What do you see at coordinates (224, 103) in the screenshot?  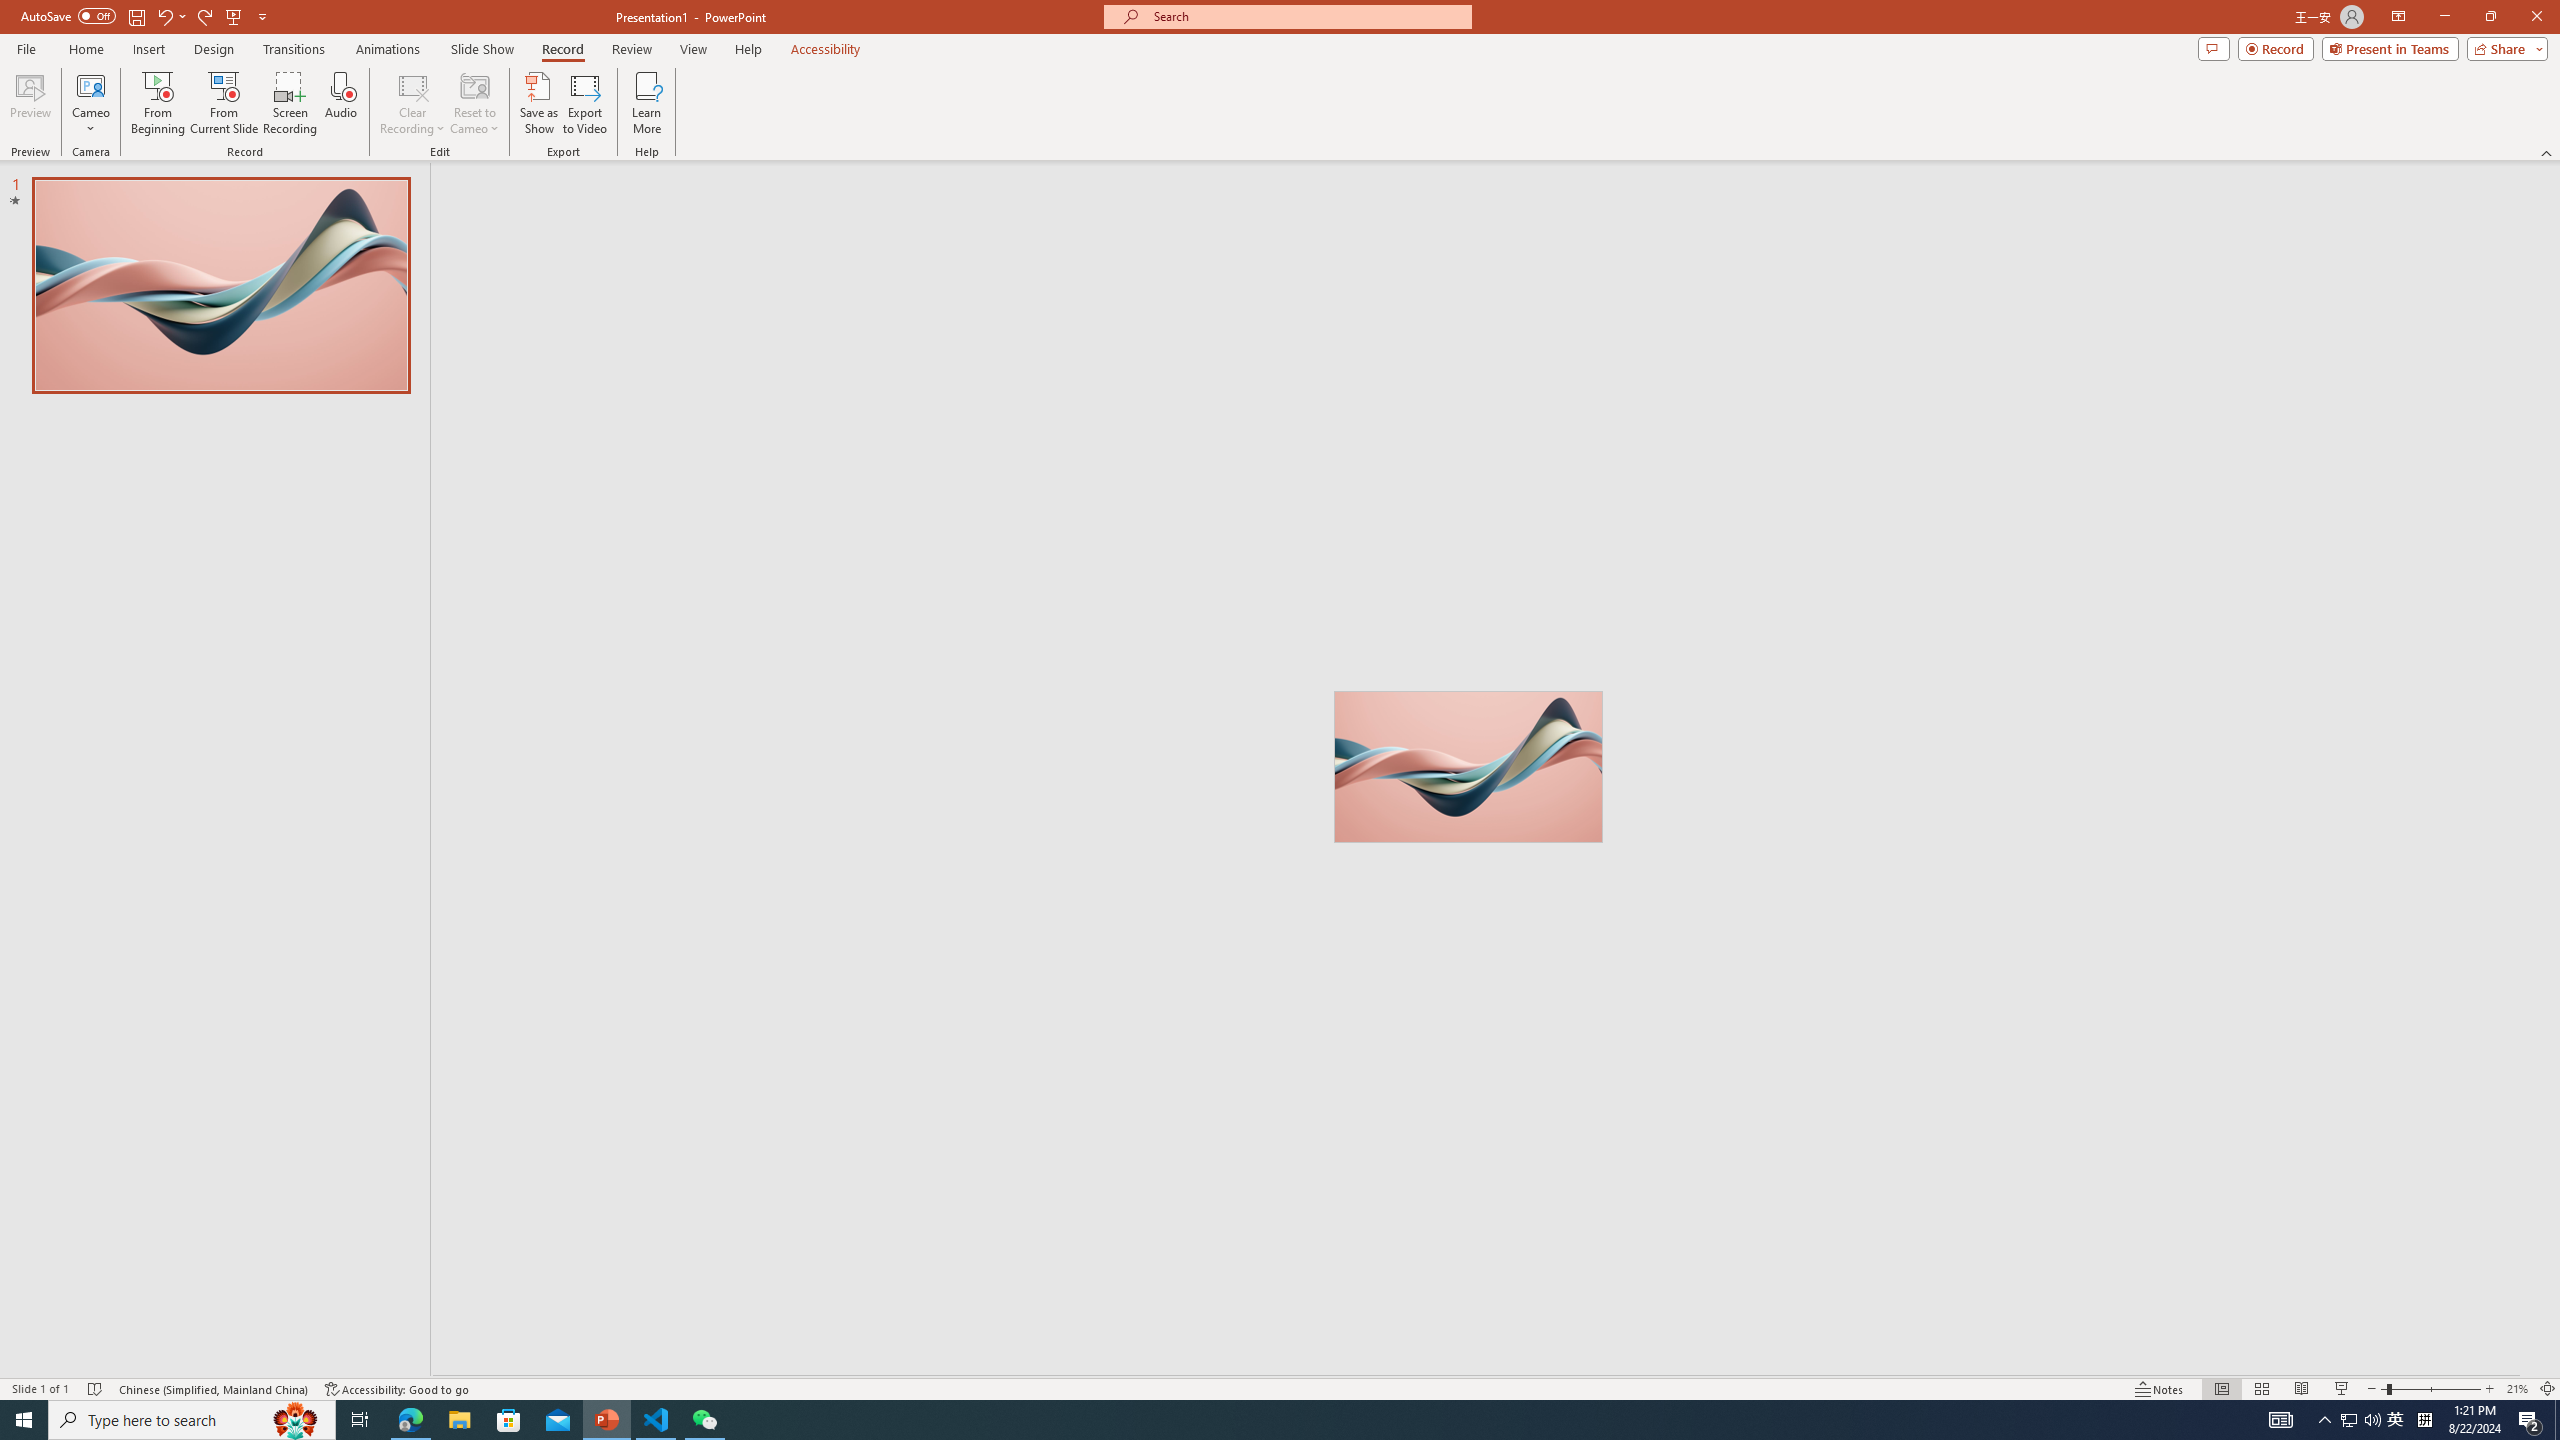 I see `'From Current Slide...'` at bounding box center [224, 103].